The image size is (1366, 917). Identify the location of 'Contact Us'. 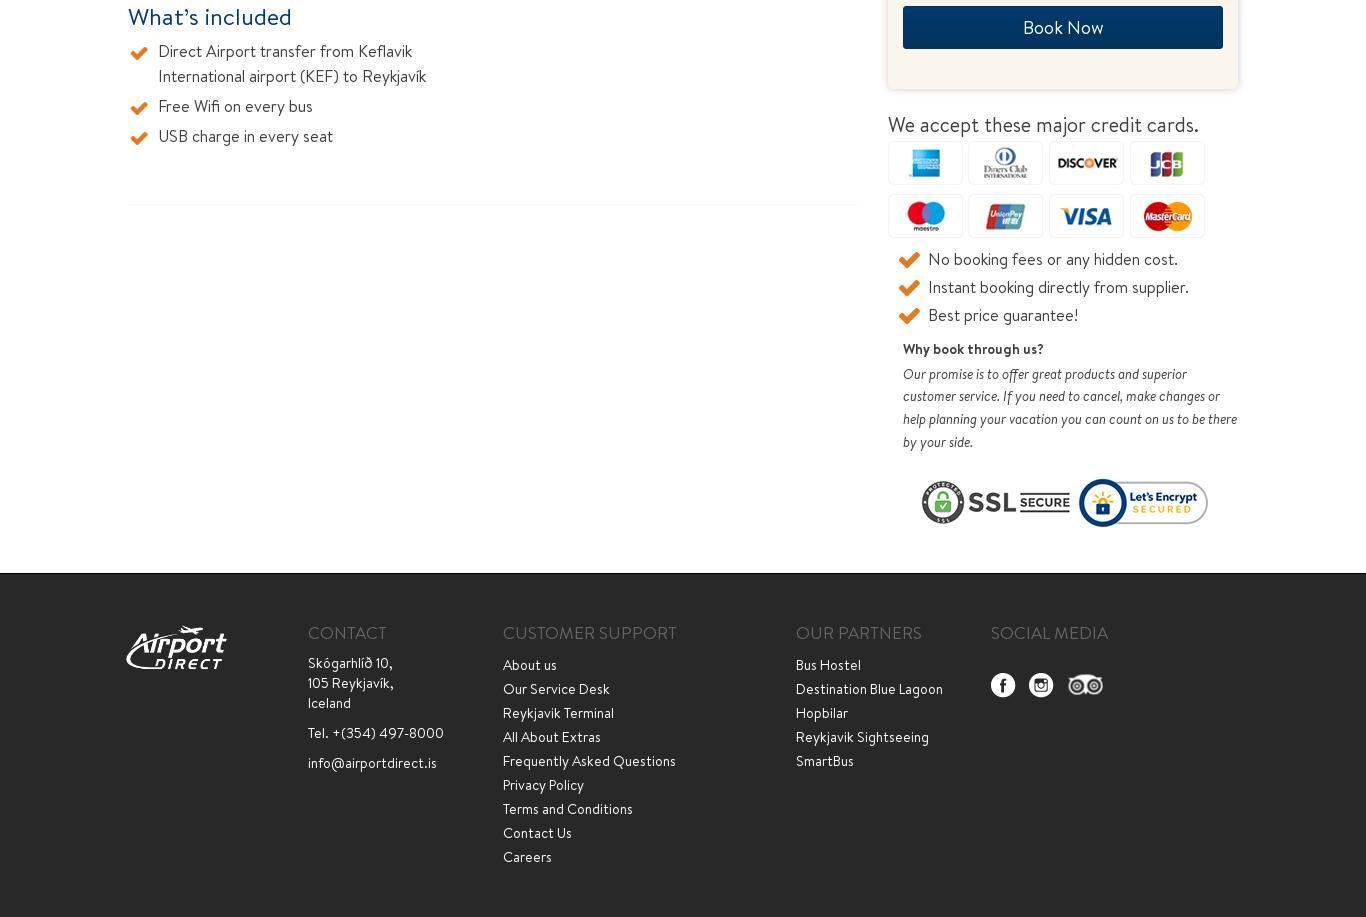
(537, 831).